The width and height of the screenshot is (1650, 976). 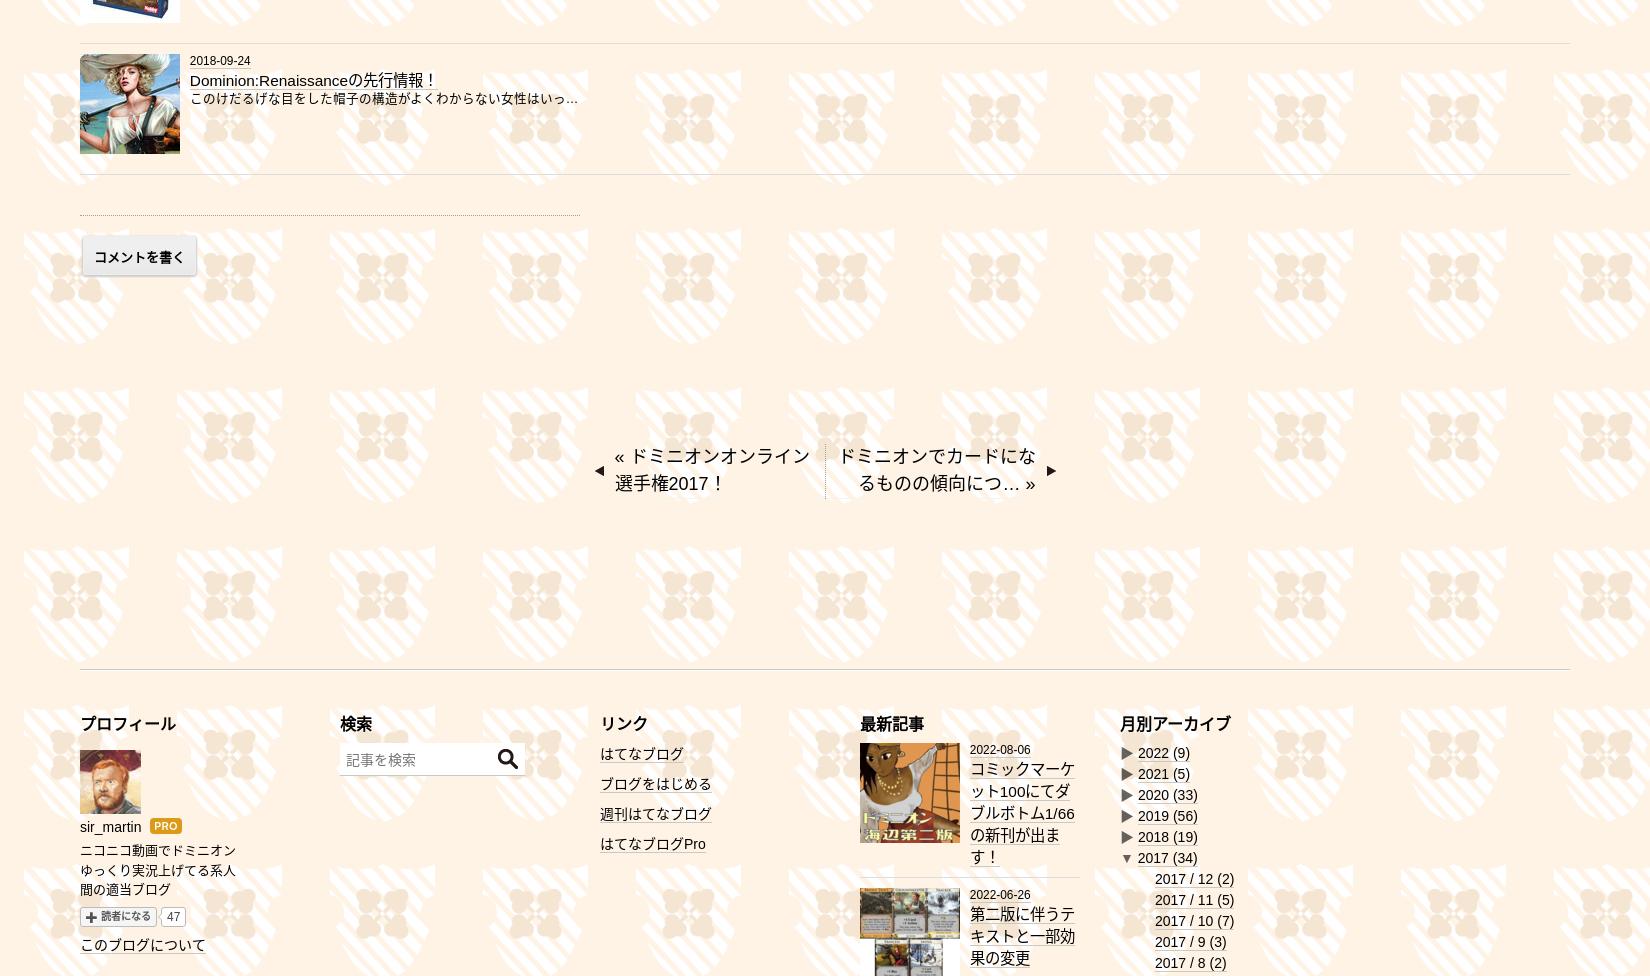 I want to click on '2022-08-06', so click(x=999, y=749).